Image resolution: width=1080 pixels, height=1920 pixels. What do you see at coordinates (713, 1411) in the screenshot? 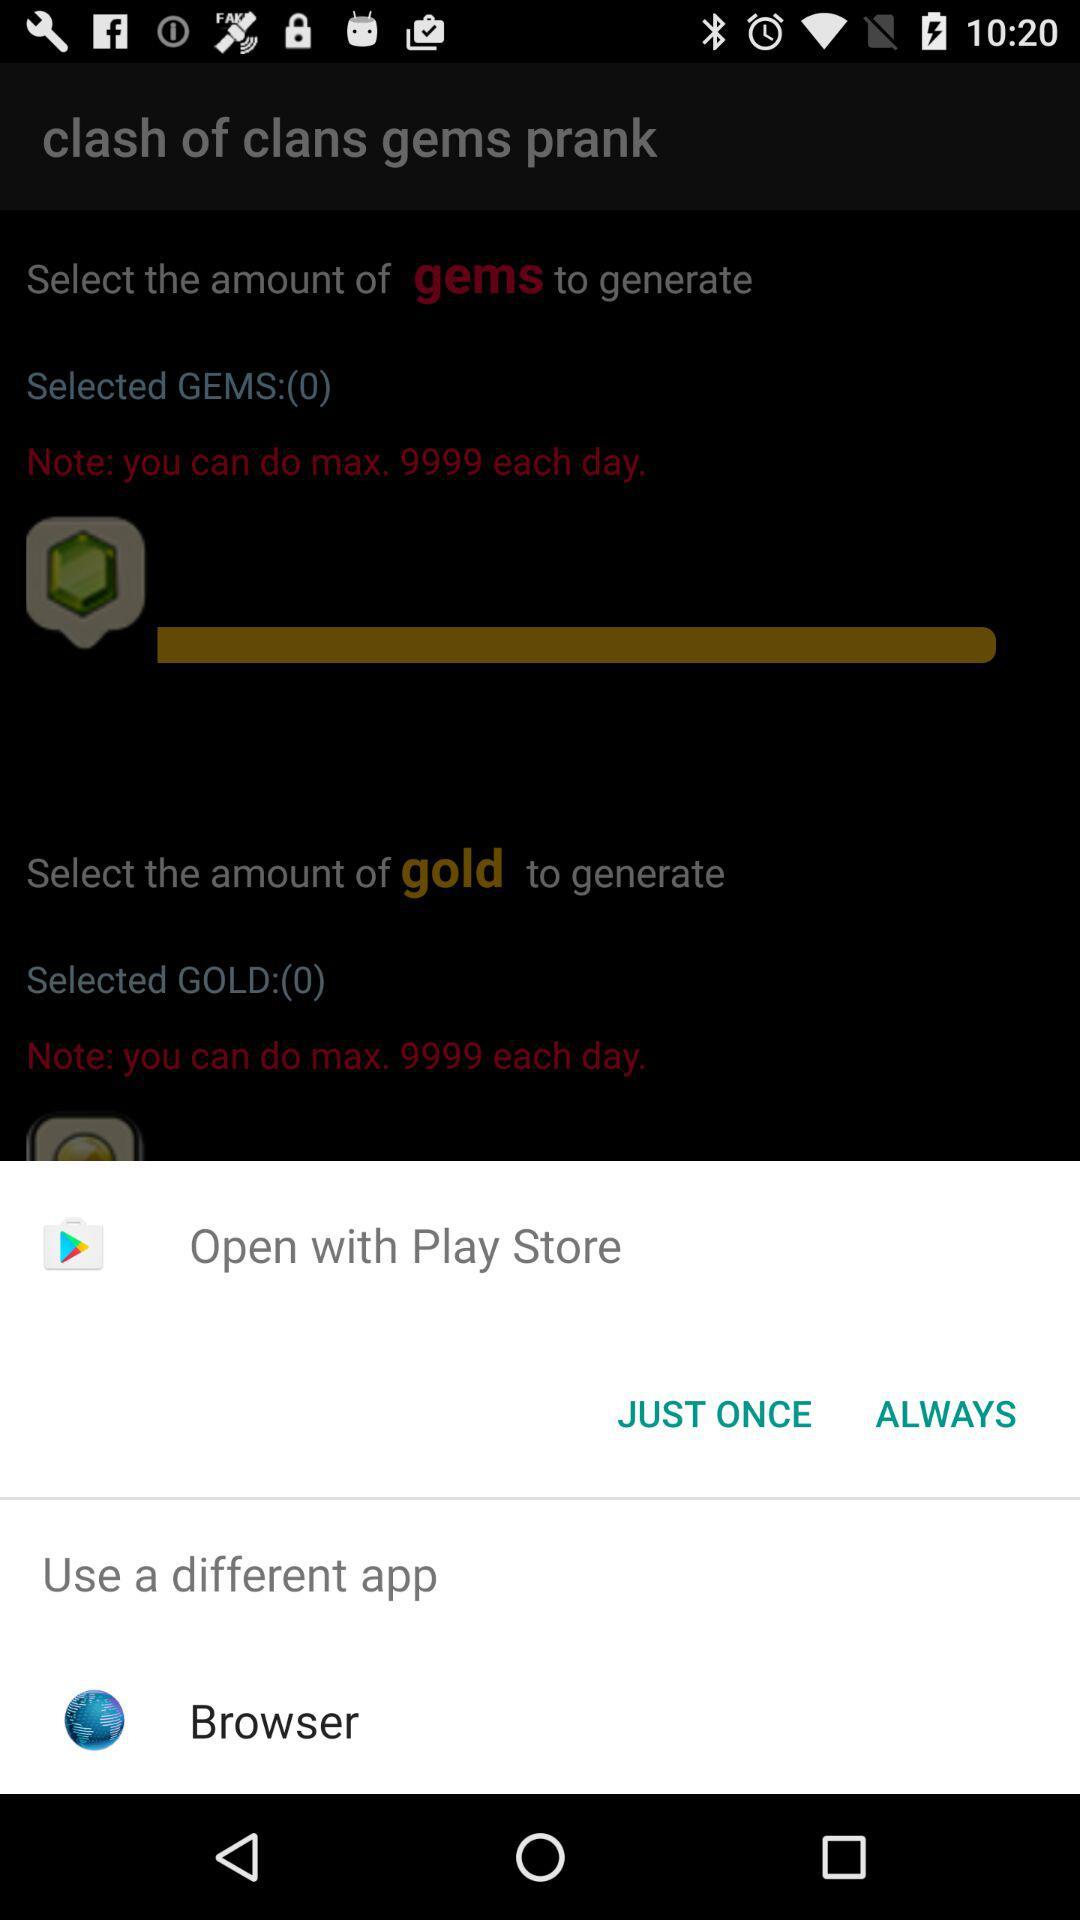
I see `icon next to the always item` at bounding box center [713, 1411].